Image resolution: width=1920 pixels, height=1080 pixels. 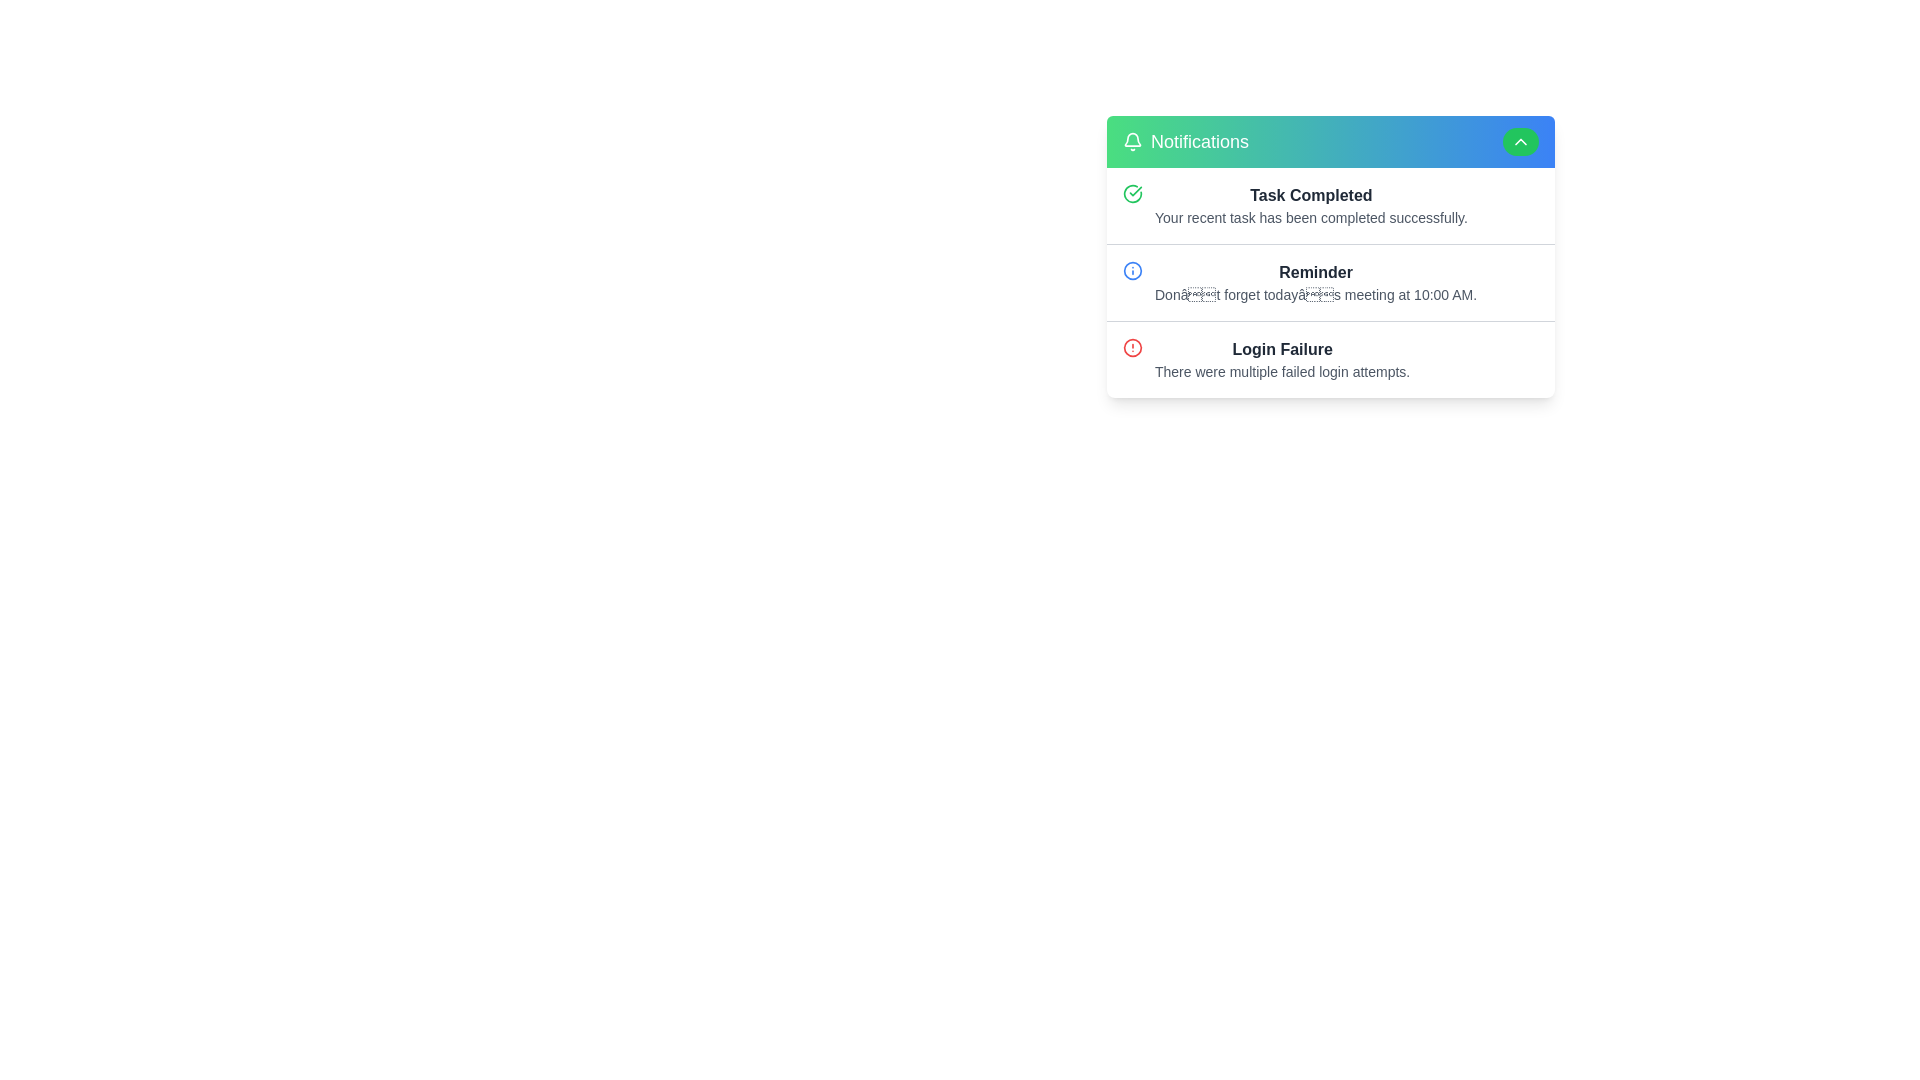 I want to click on the 'Task Completed' text element in the notification panel that indicates a task has been successfully completed, so click(x=1311, y=196).